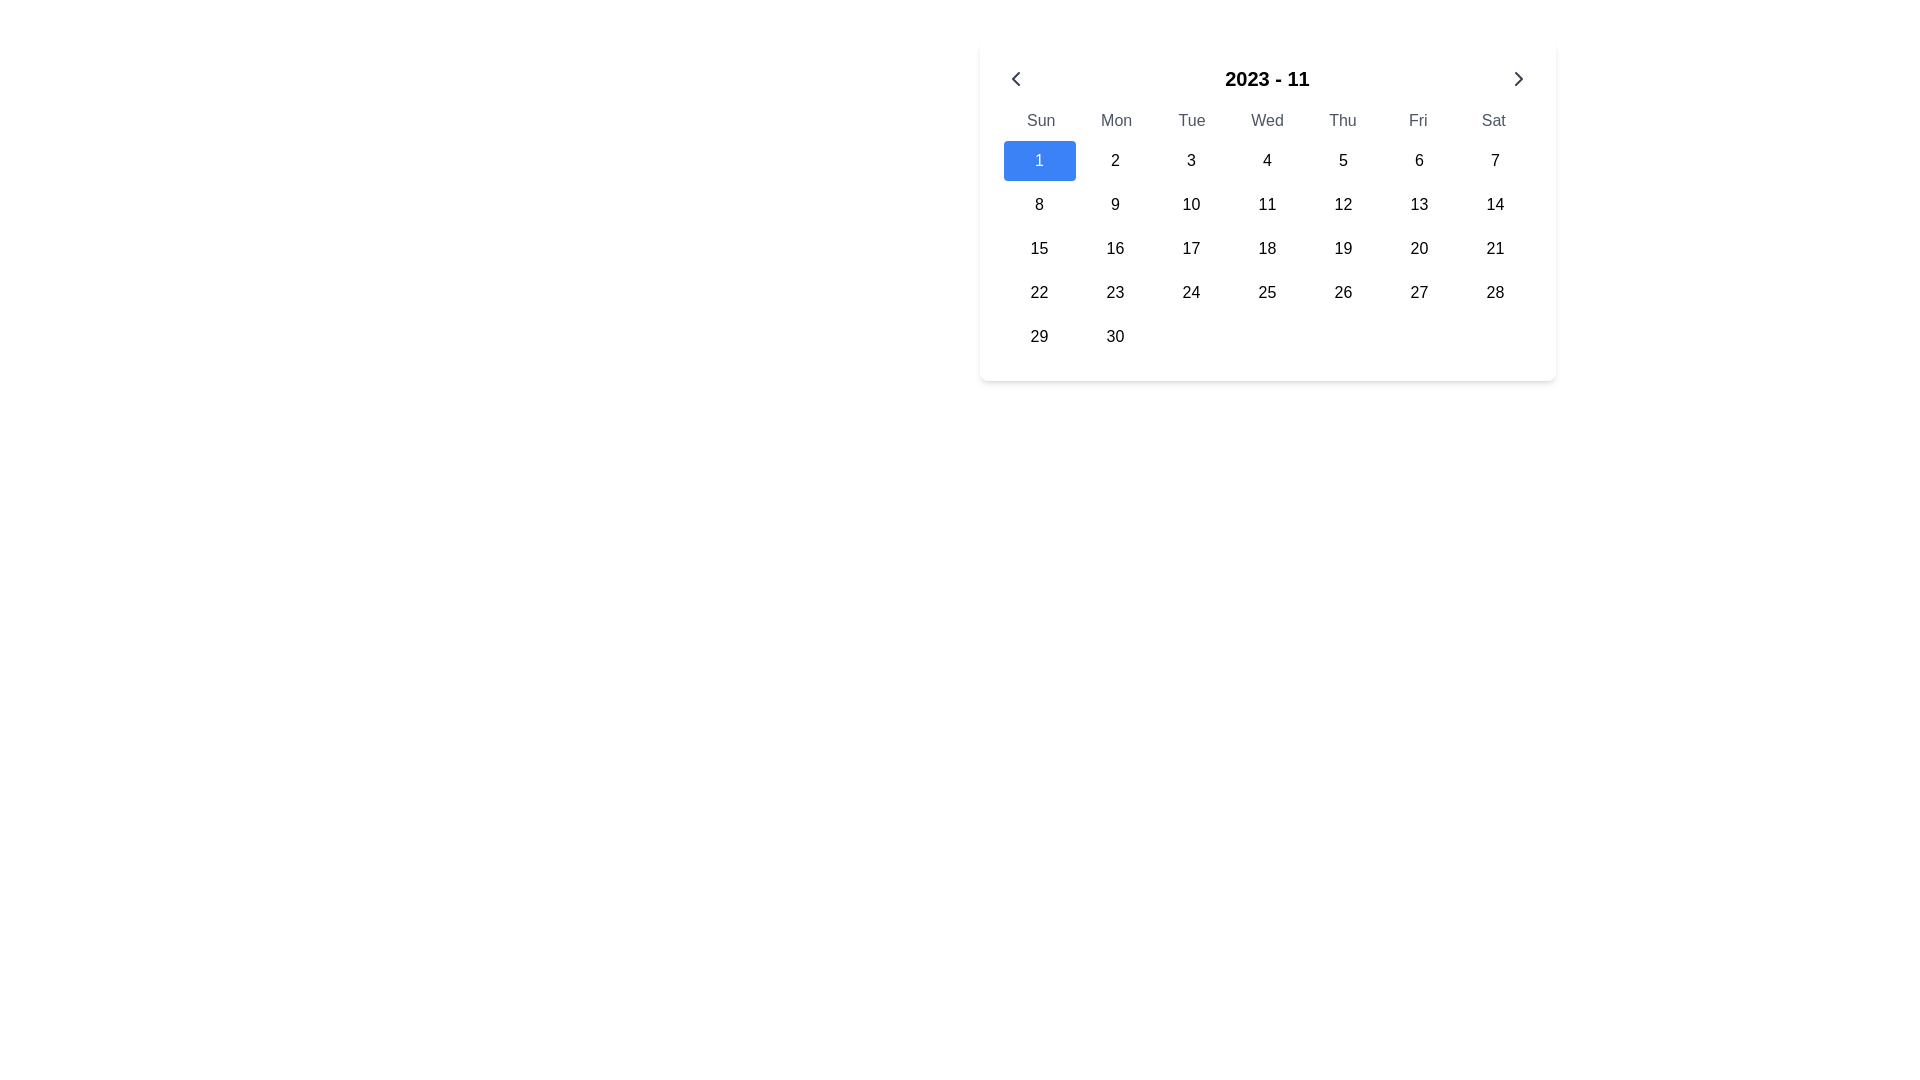 Image resolution: width=1920 pixels, height=1080 pixels. I want to click on the button representing the 23rd day in the calendar view, so click(1114, 293).